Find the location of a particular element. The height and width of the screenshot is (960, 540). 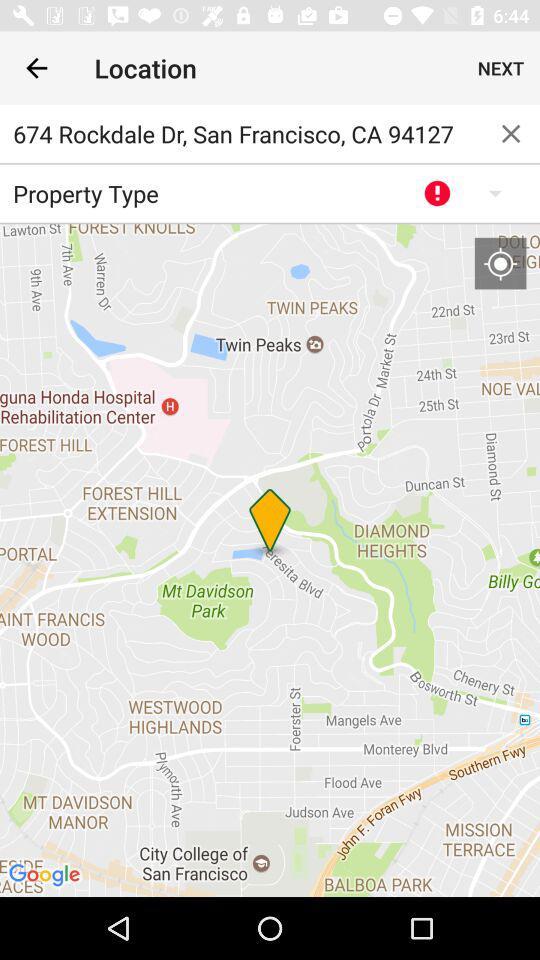

the 674 rockdale dr item is located at coordinates (241, 133).